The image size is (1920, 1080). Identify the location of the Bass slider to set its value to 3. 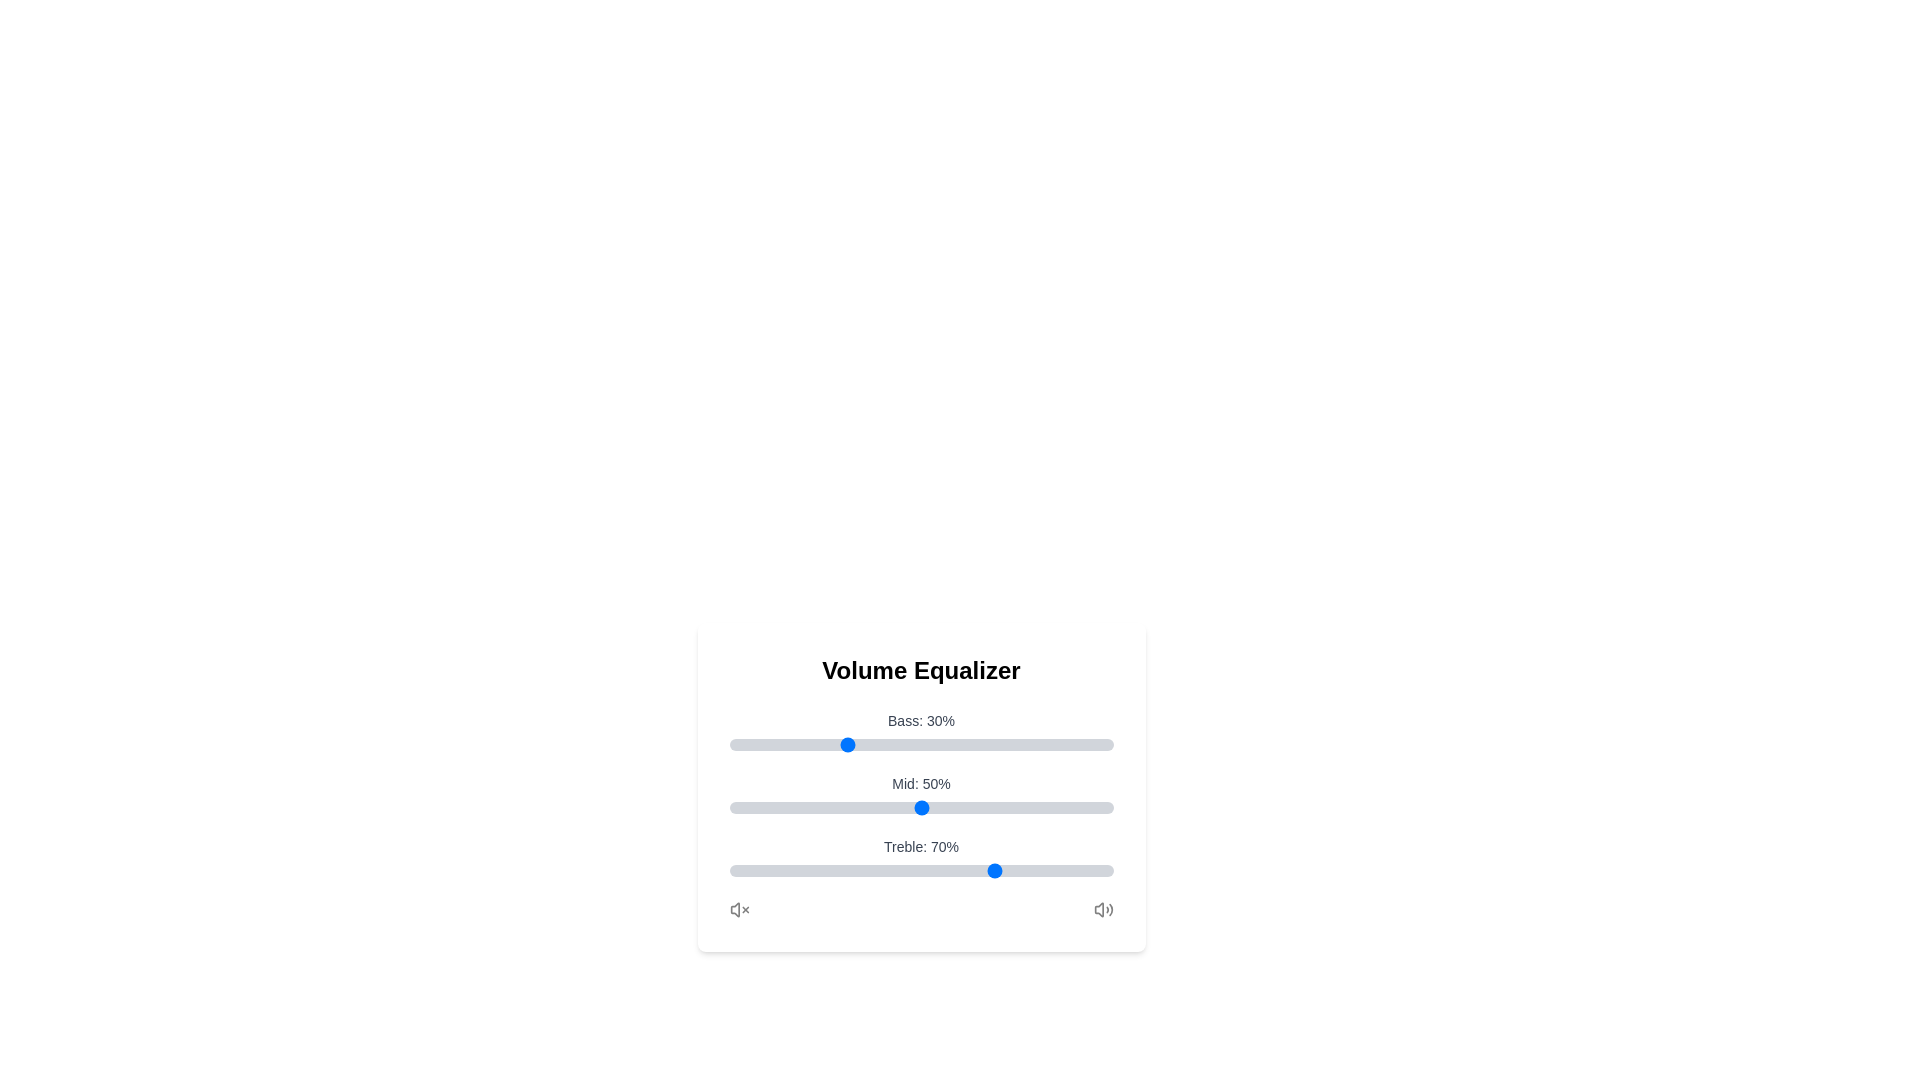
(739, 744).